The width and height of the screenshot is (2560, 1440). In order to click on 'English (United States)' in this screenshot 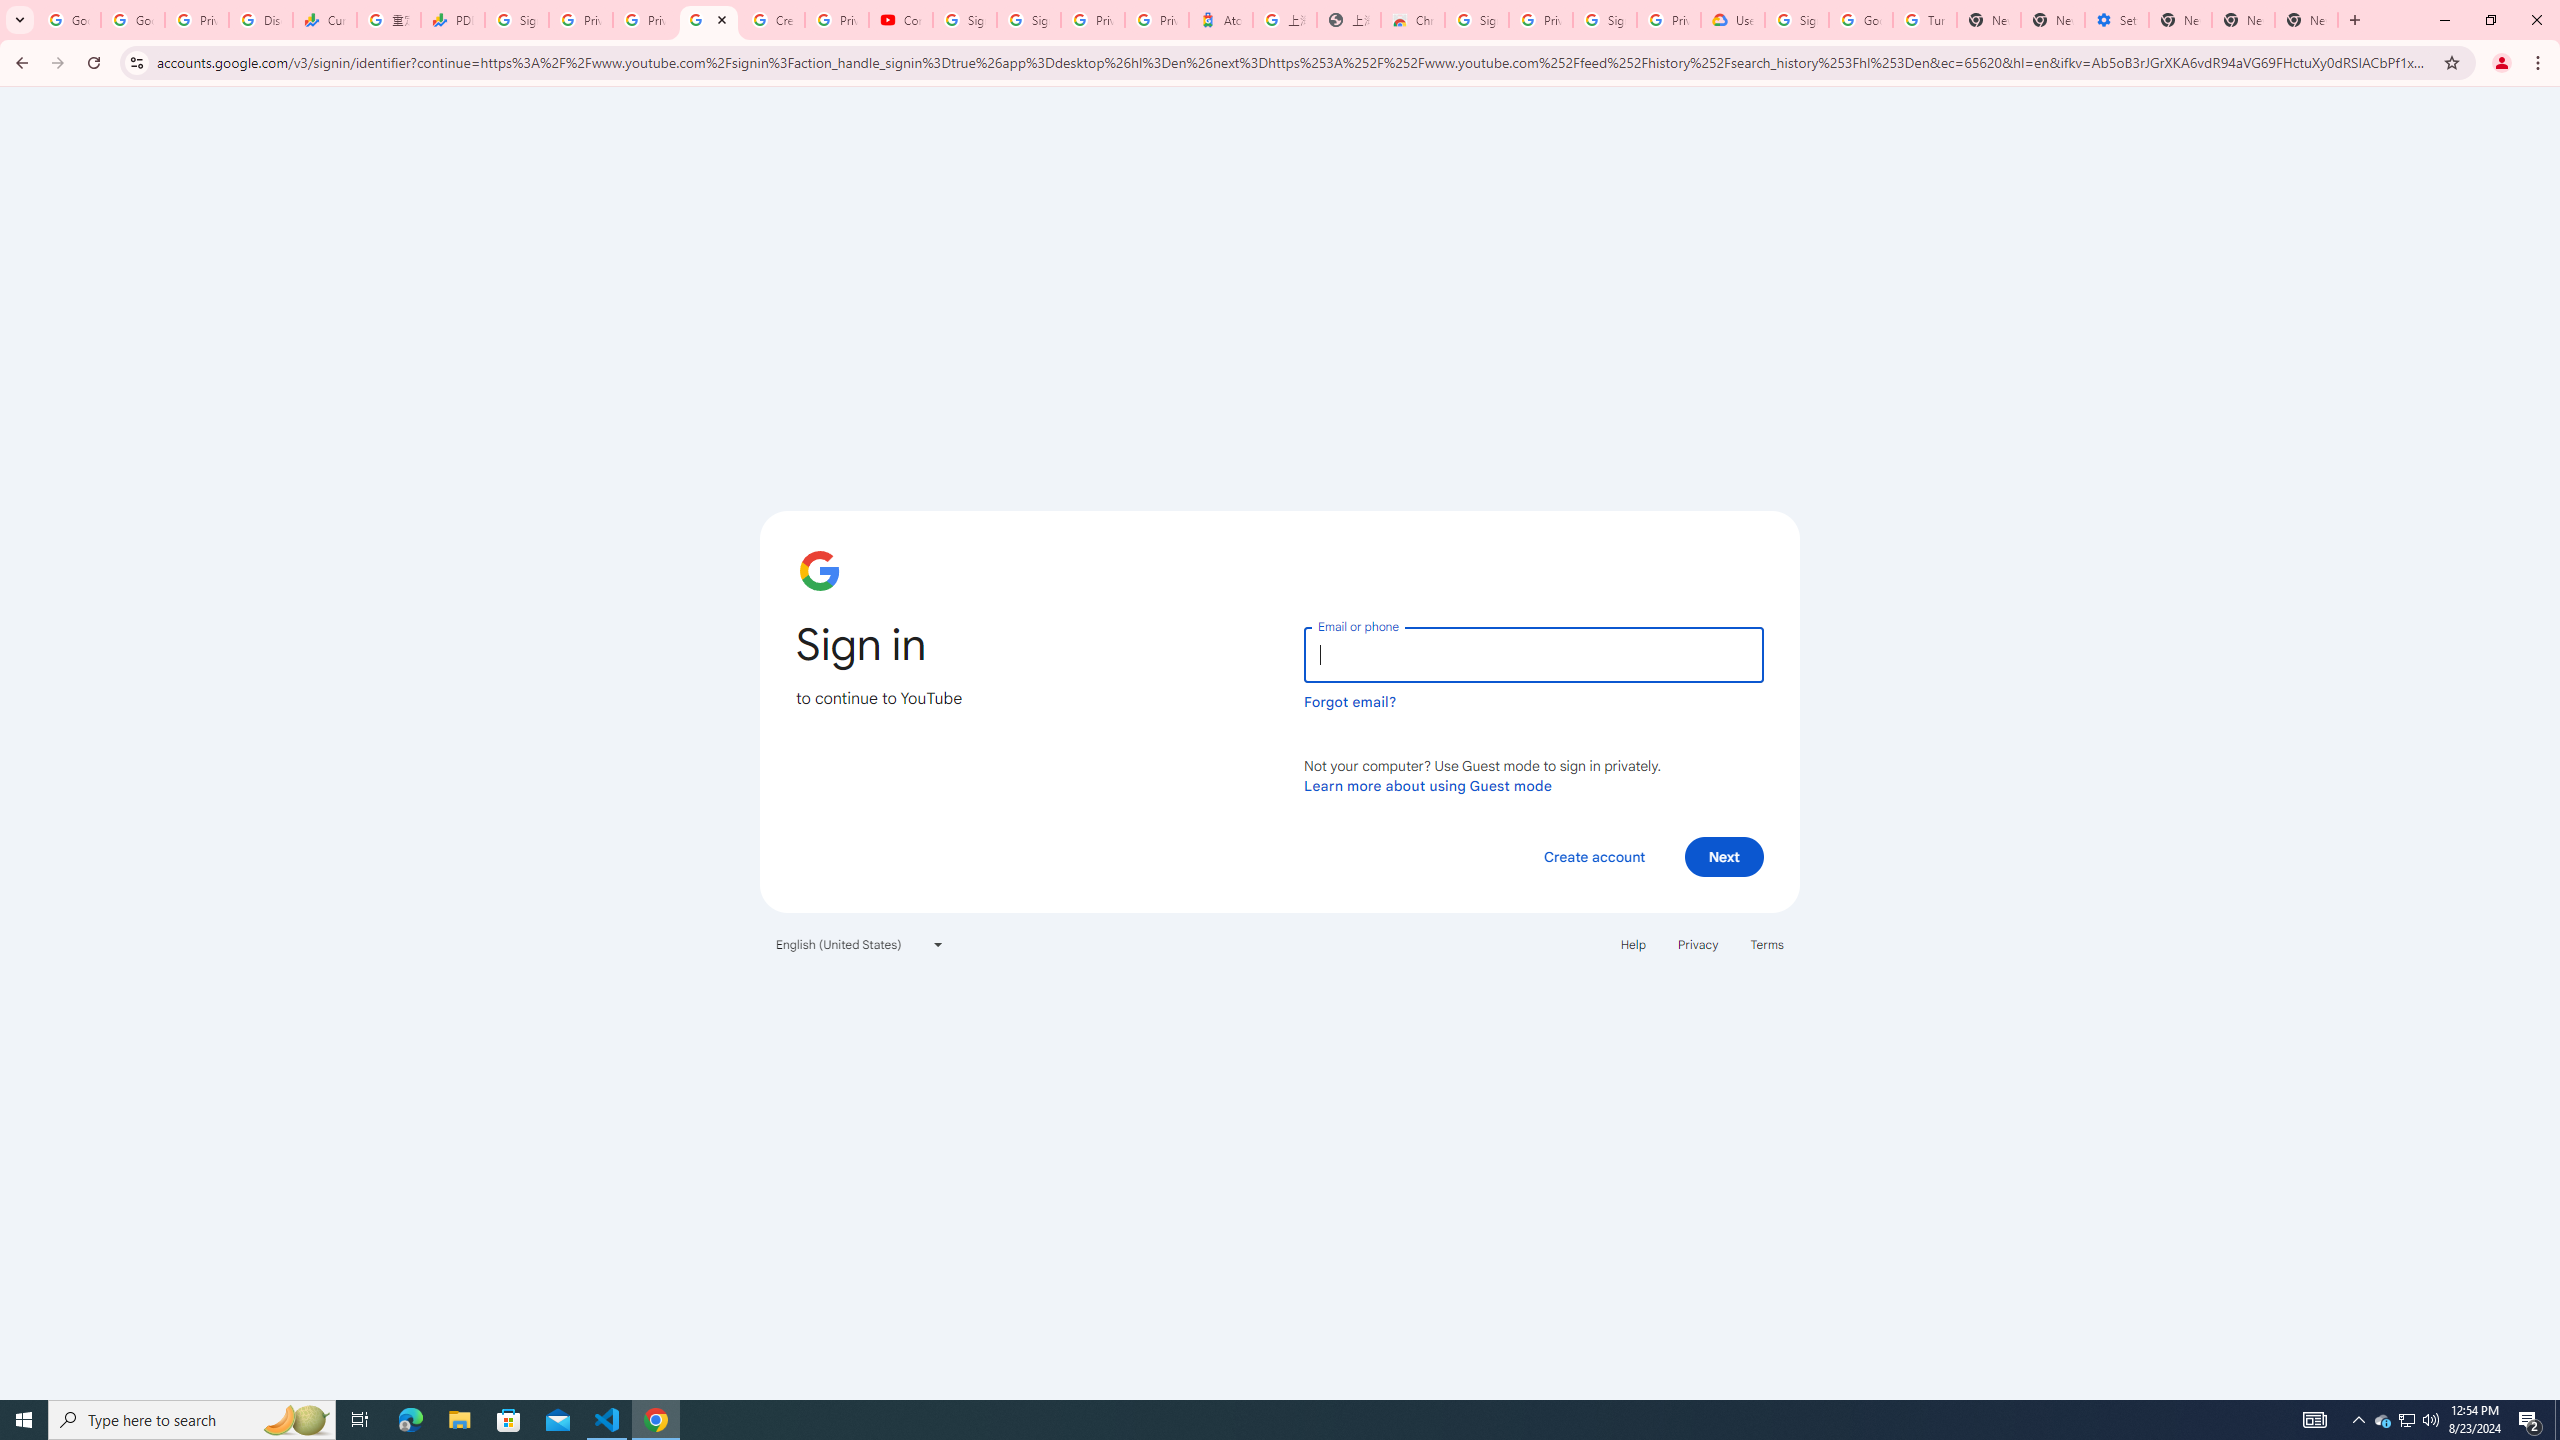, I will do `click(860, 942)`.